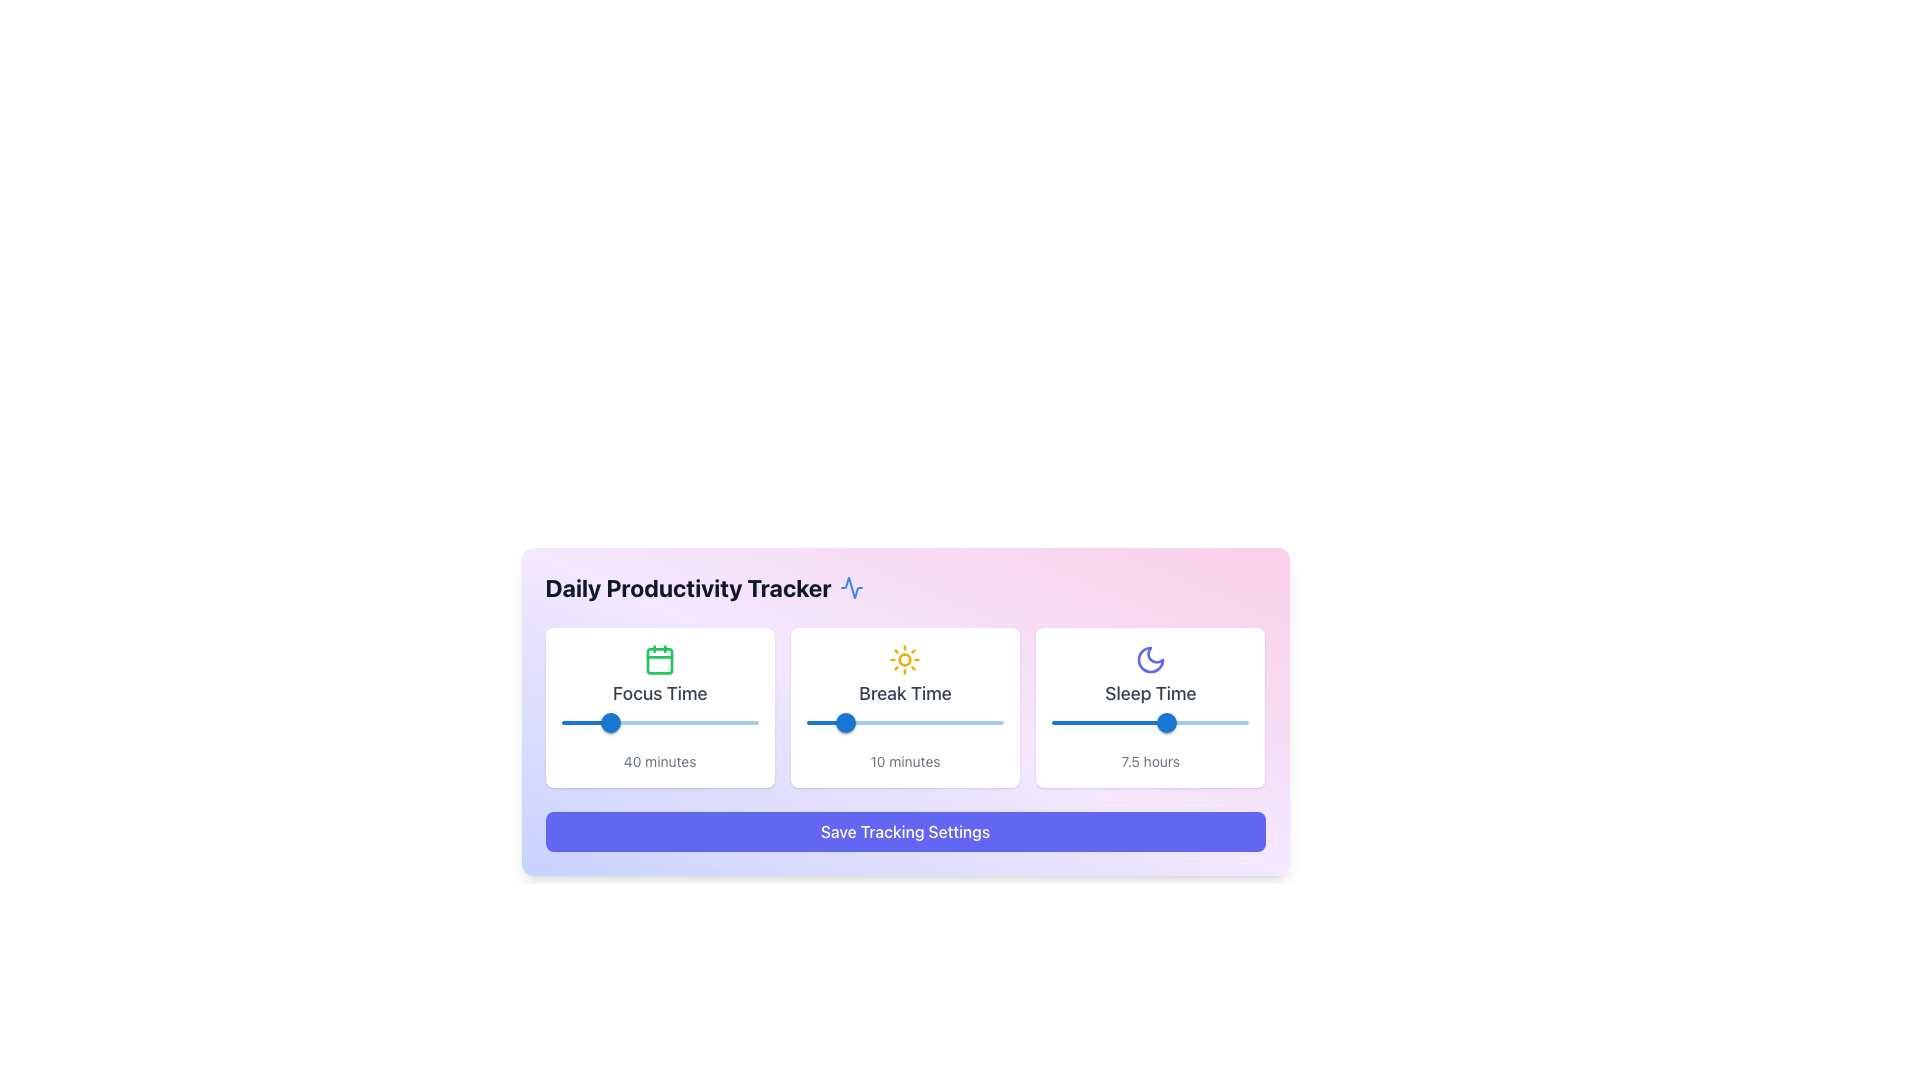 The width and height of the screenshot is (1920, 1080). Describe the element at coordinates (878, 722) in the screenshot. I see `break time` at that location.